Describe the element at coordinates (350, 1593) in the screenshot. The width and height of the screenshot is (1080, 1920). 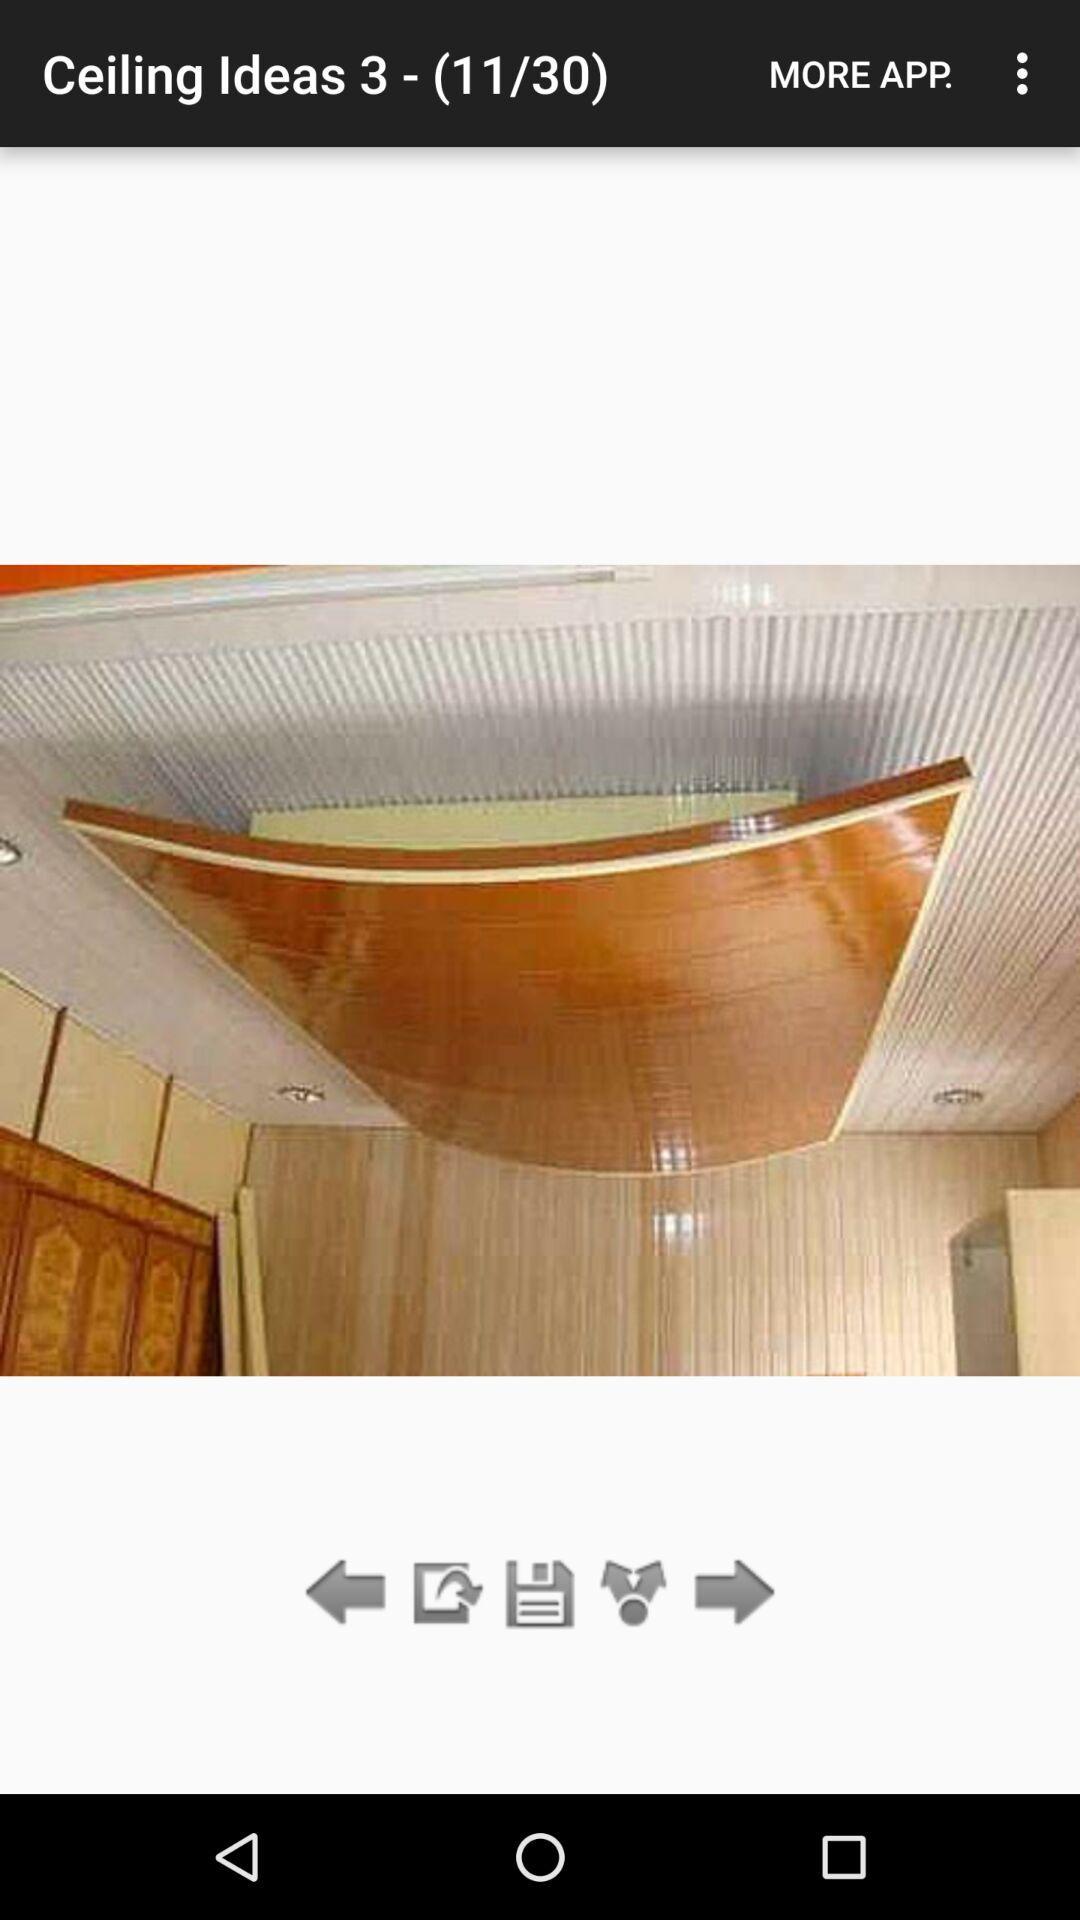
I see `previous image` at that location.